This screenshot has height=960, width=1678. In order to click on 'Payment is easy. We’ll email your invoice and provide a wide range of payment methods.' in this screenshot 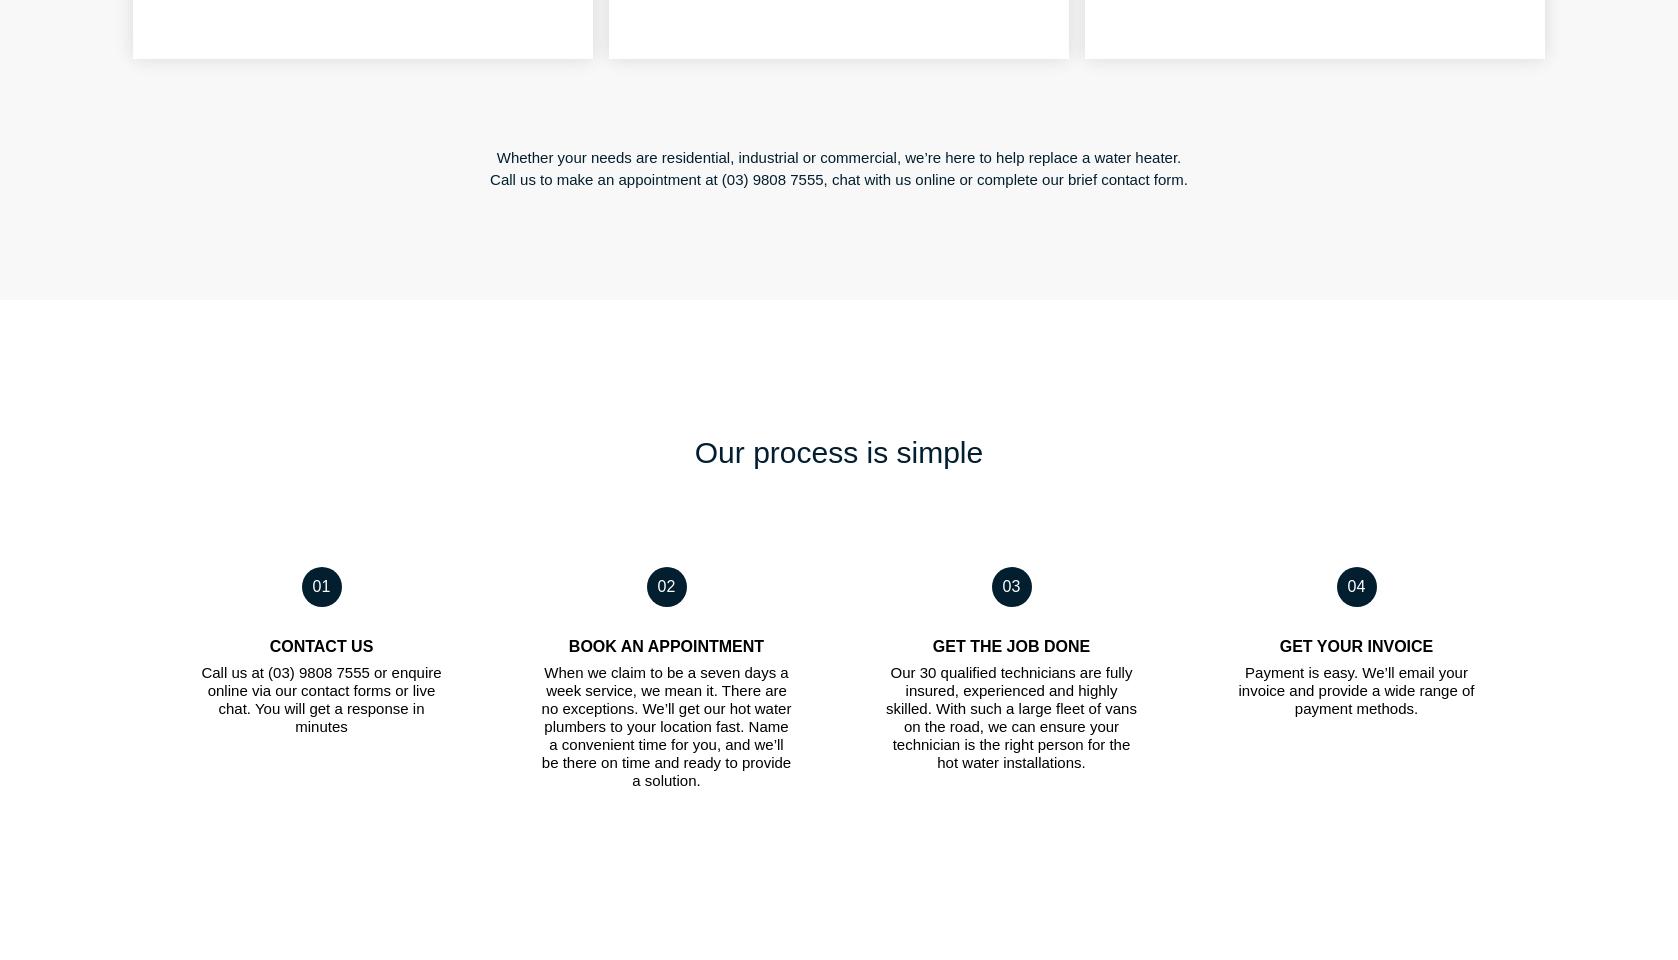, I will do `click(1354, 689)`.